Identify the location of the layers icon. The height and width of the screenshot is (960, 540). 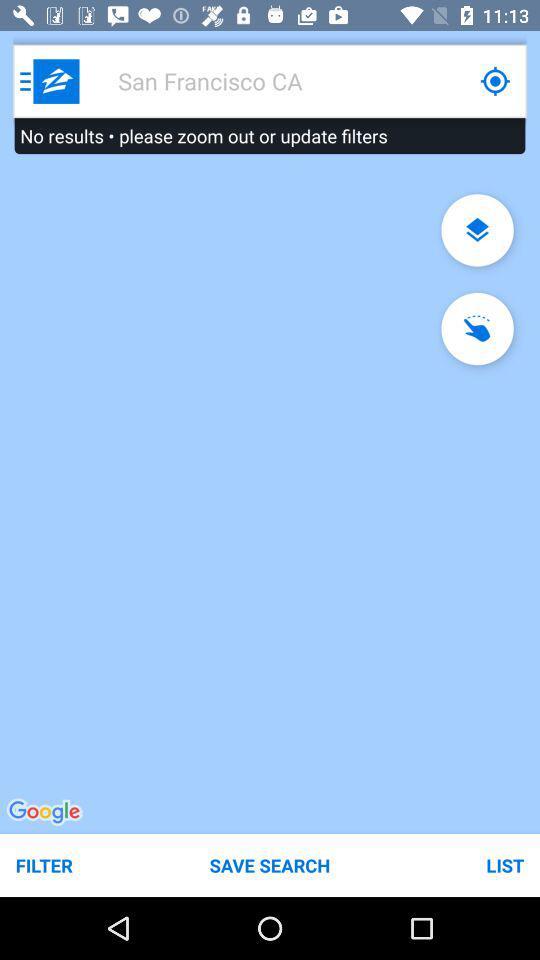
(476, 230).